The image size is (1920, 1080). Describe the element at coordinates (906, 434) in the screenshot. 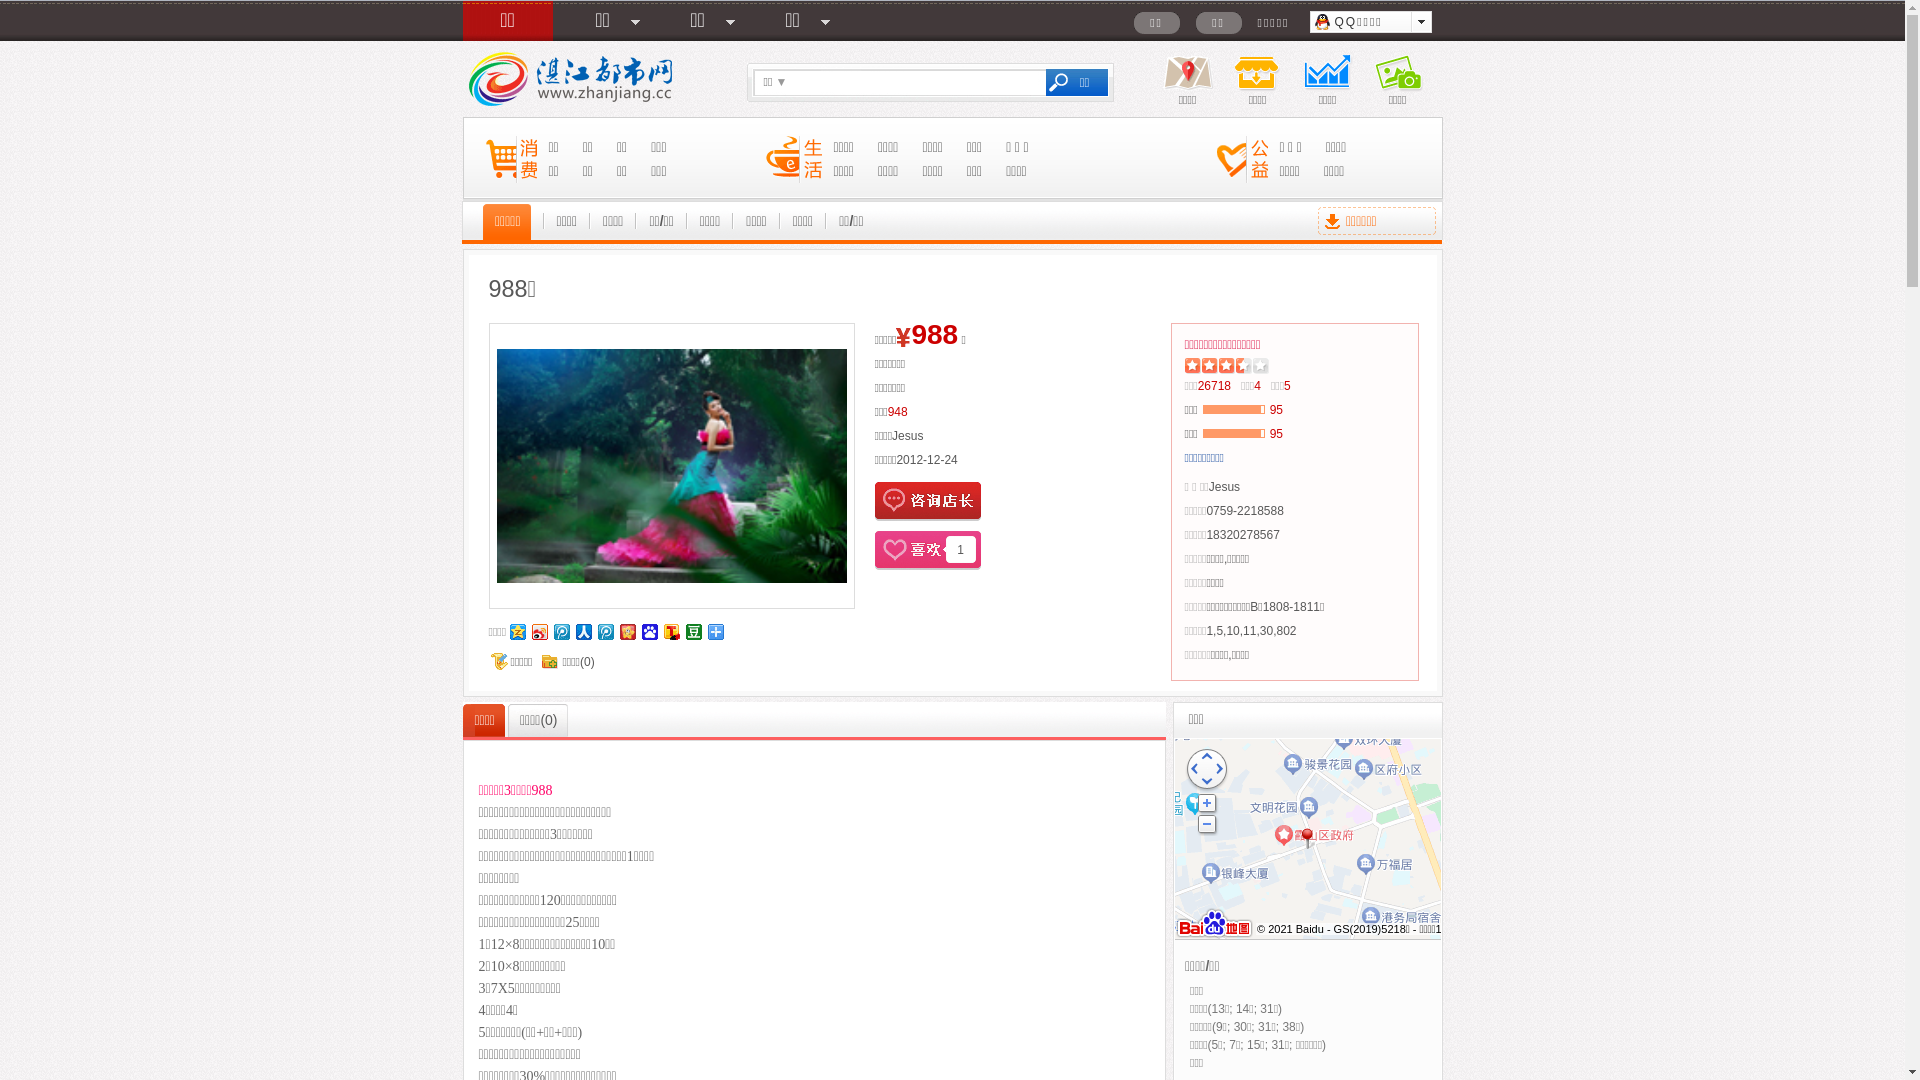

I see `'Jesus'` at that location.